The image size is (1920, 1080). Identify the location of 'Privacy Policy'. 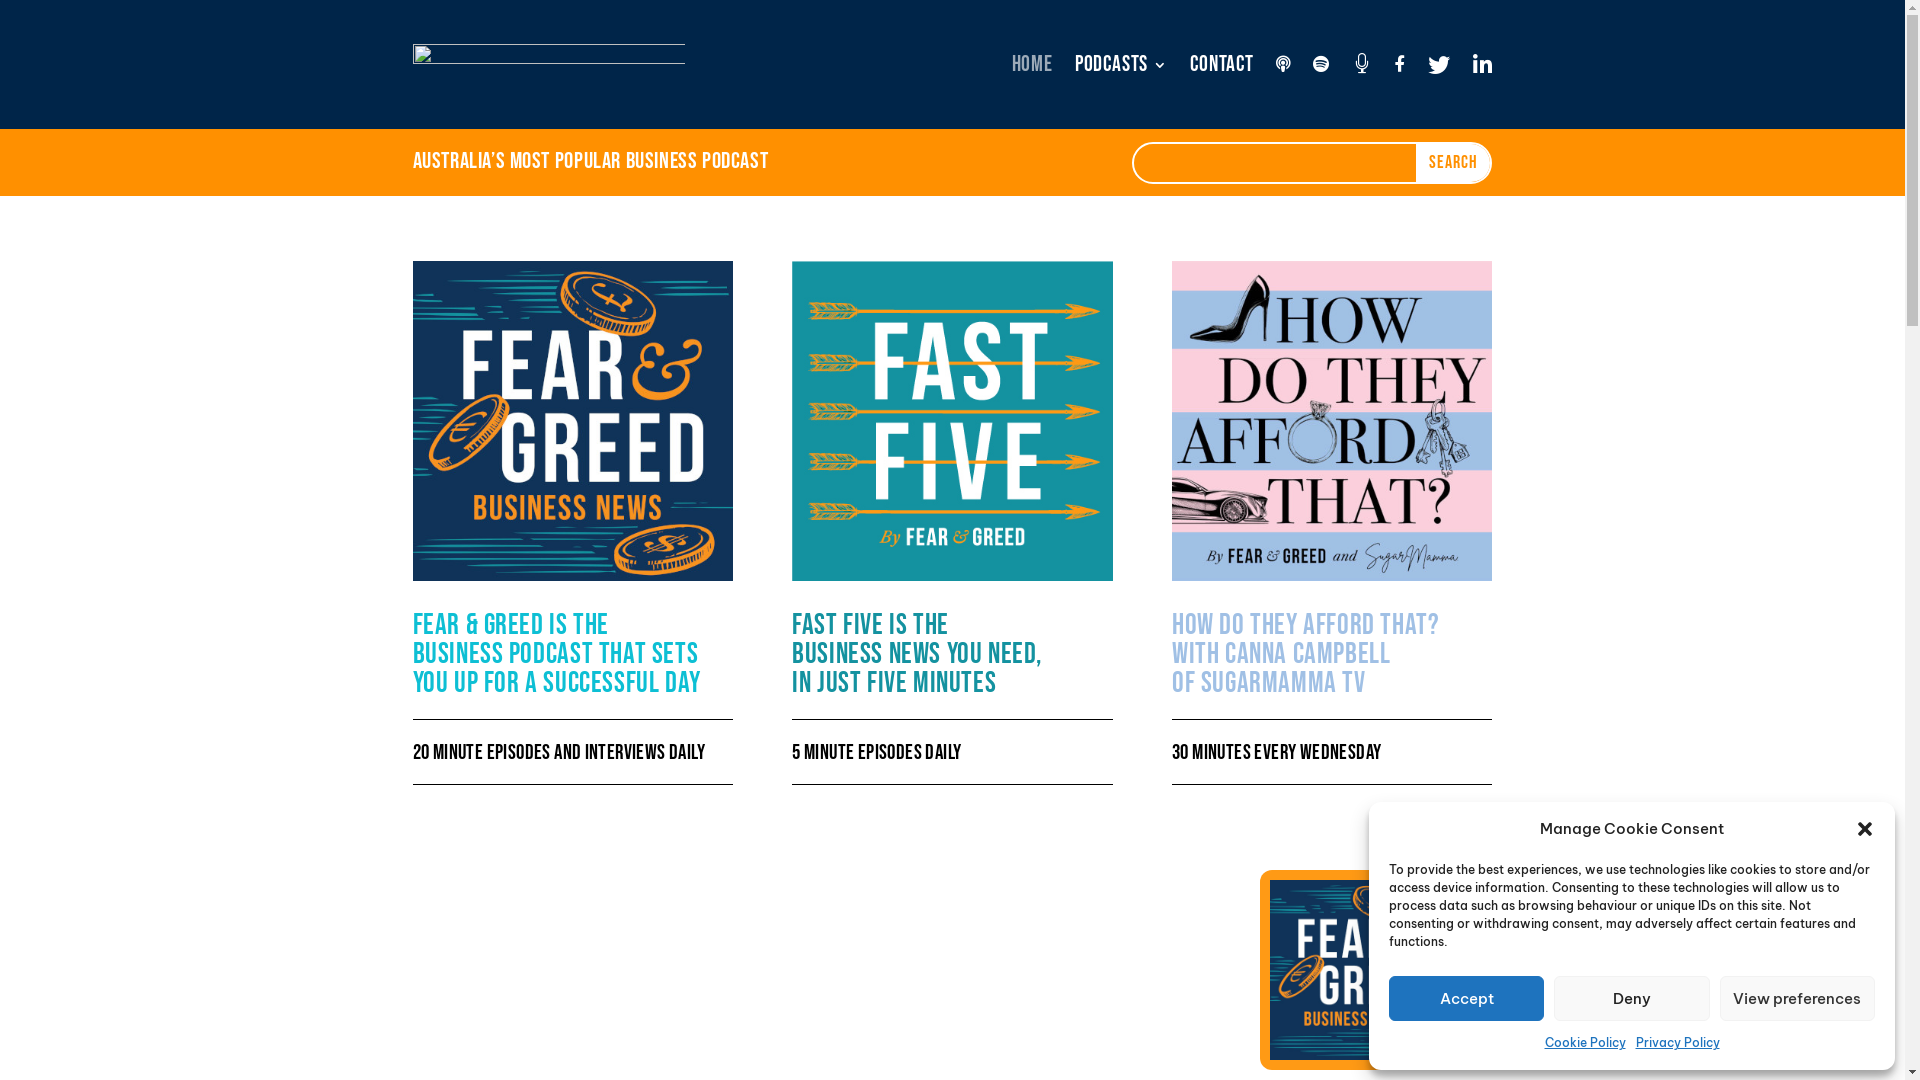
(1678, 1041).